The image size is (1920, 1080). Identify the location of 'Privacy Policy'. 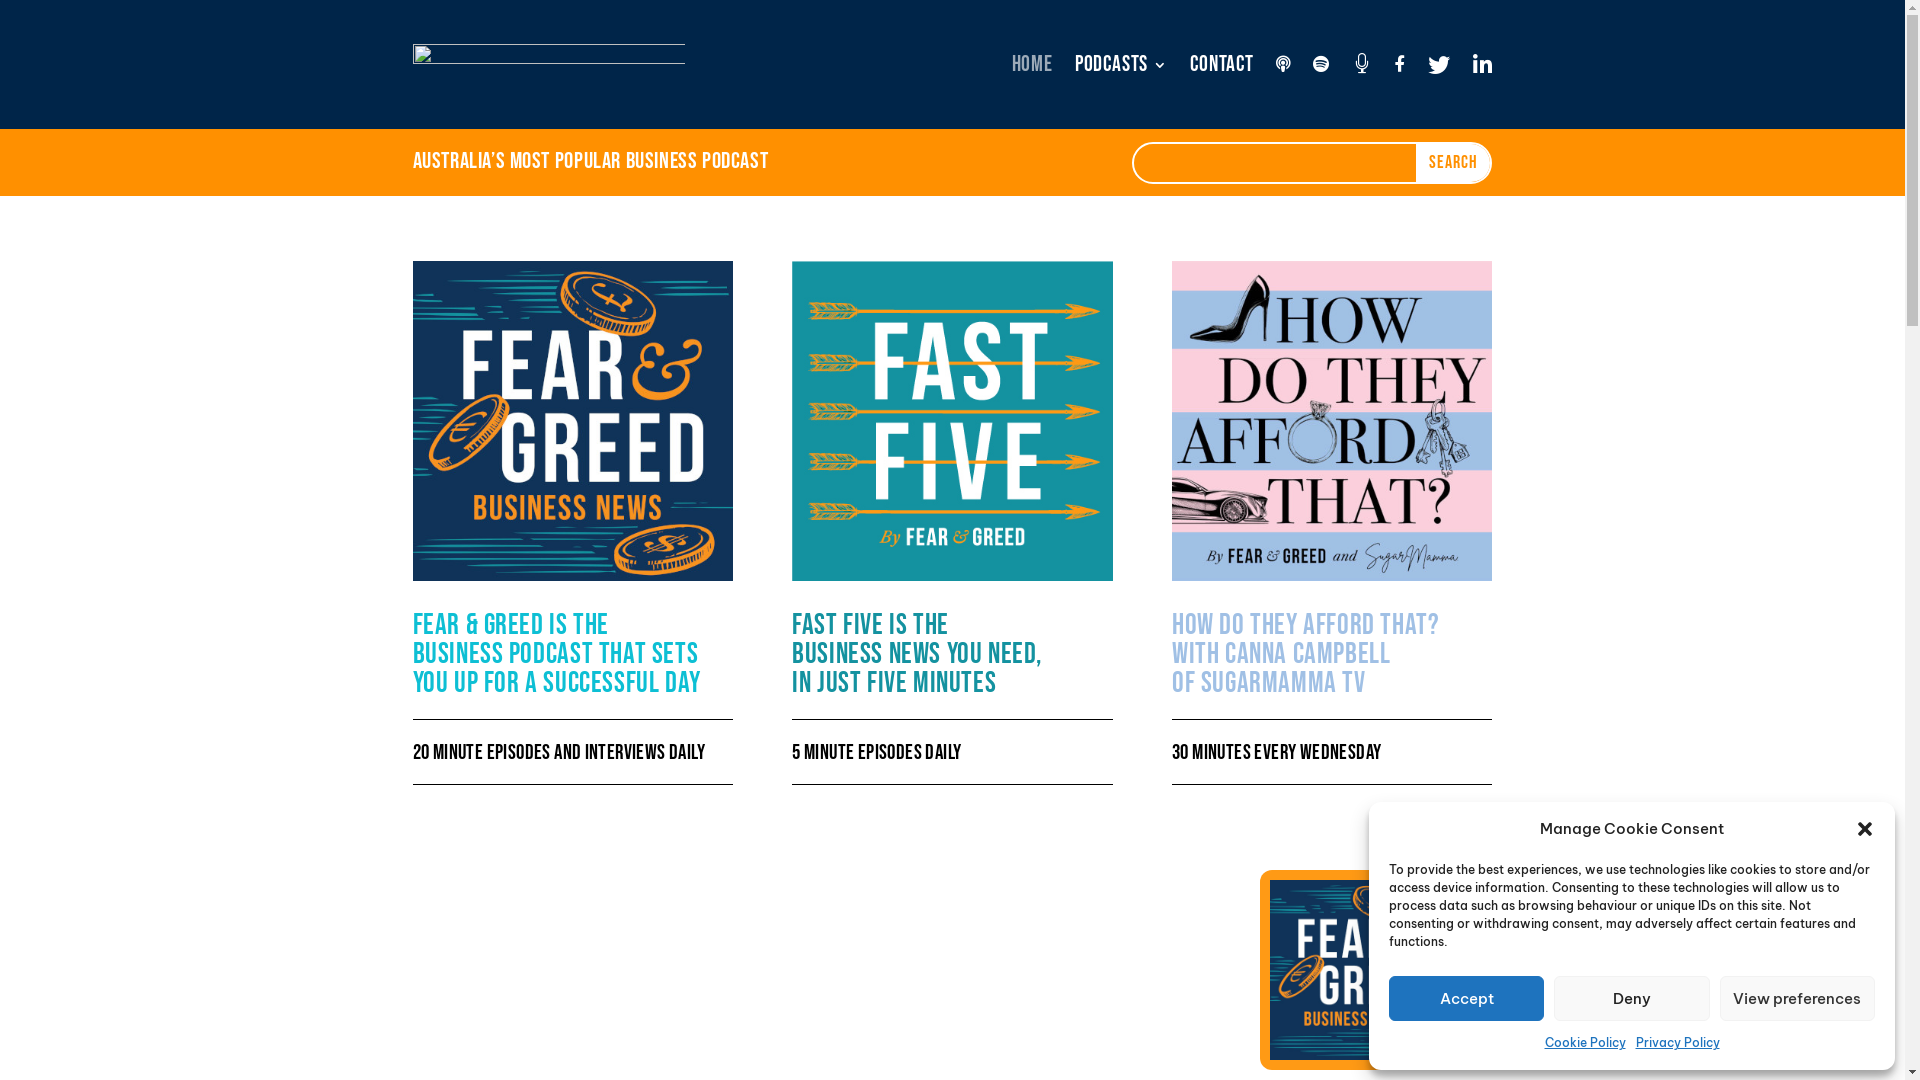
(1678, 1041).